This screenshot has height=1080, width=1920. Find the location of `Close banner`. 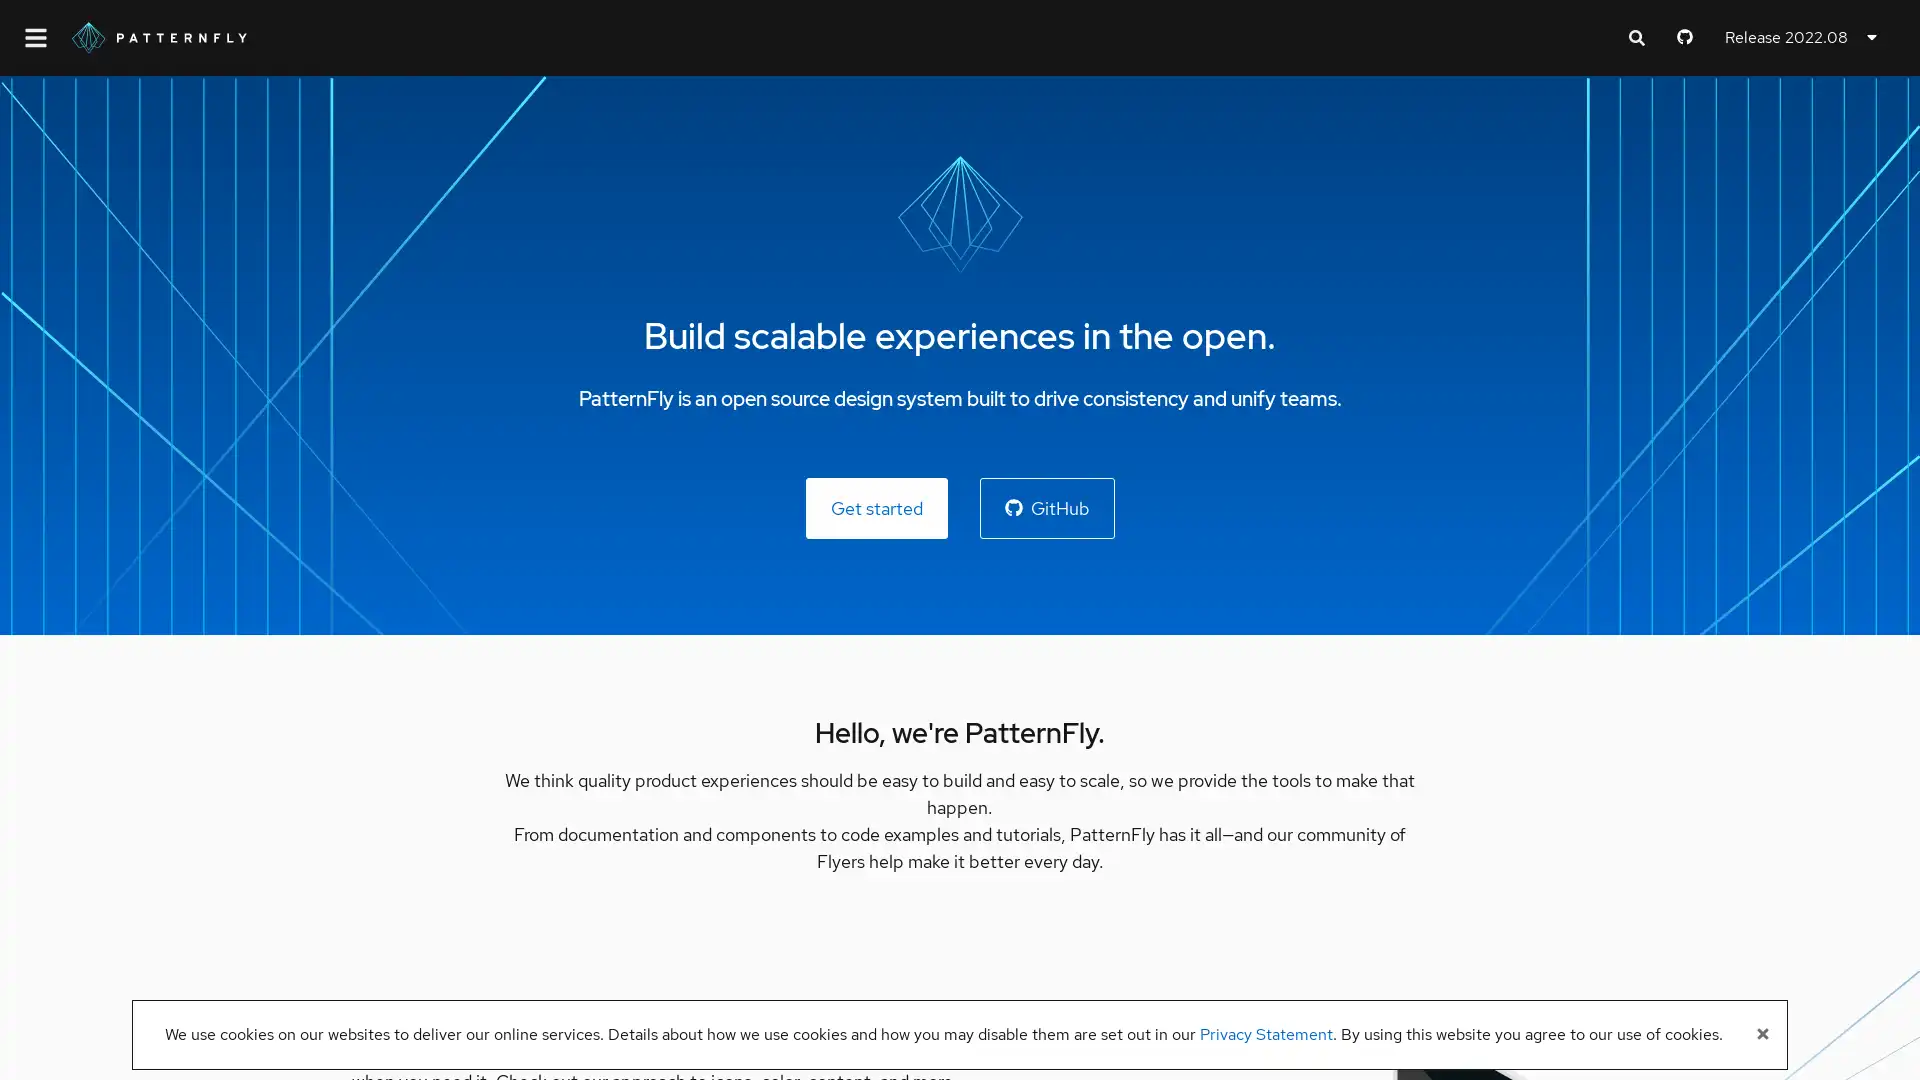

Close banner is located at coordinates (1762, 1034).